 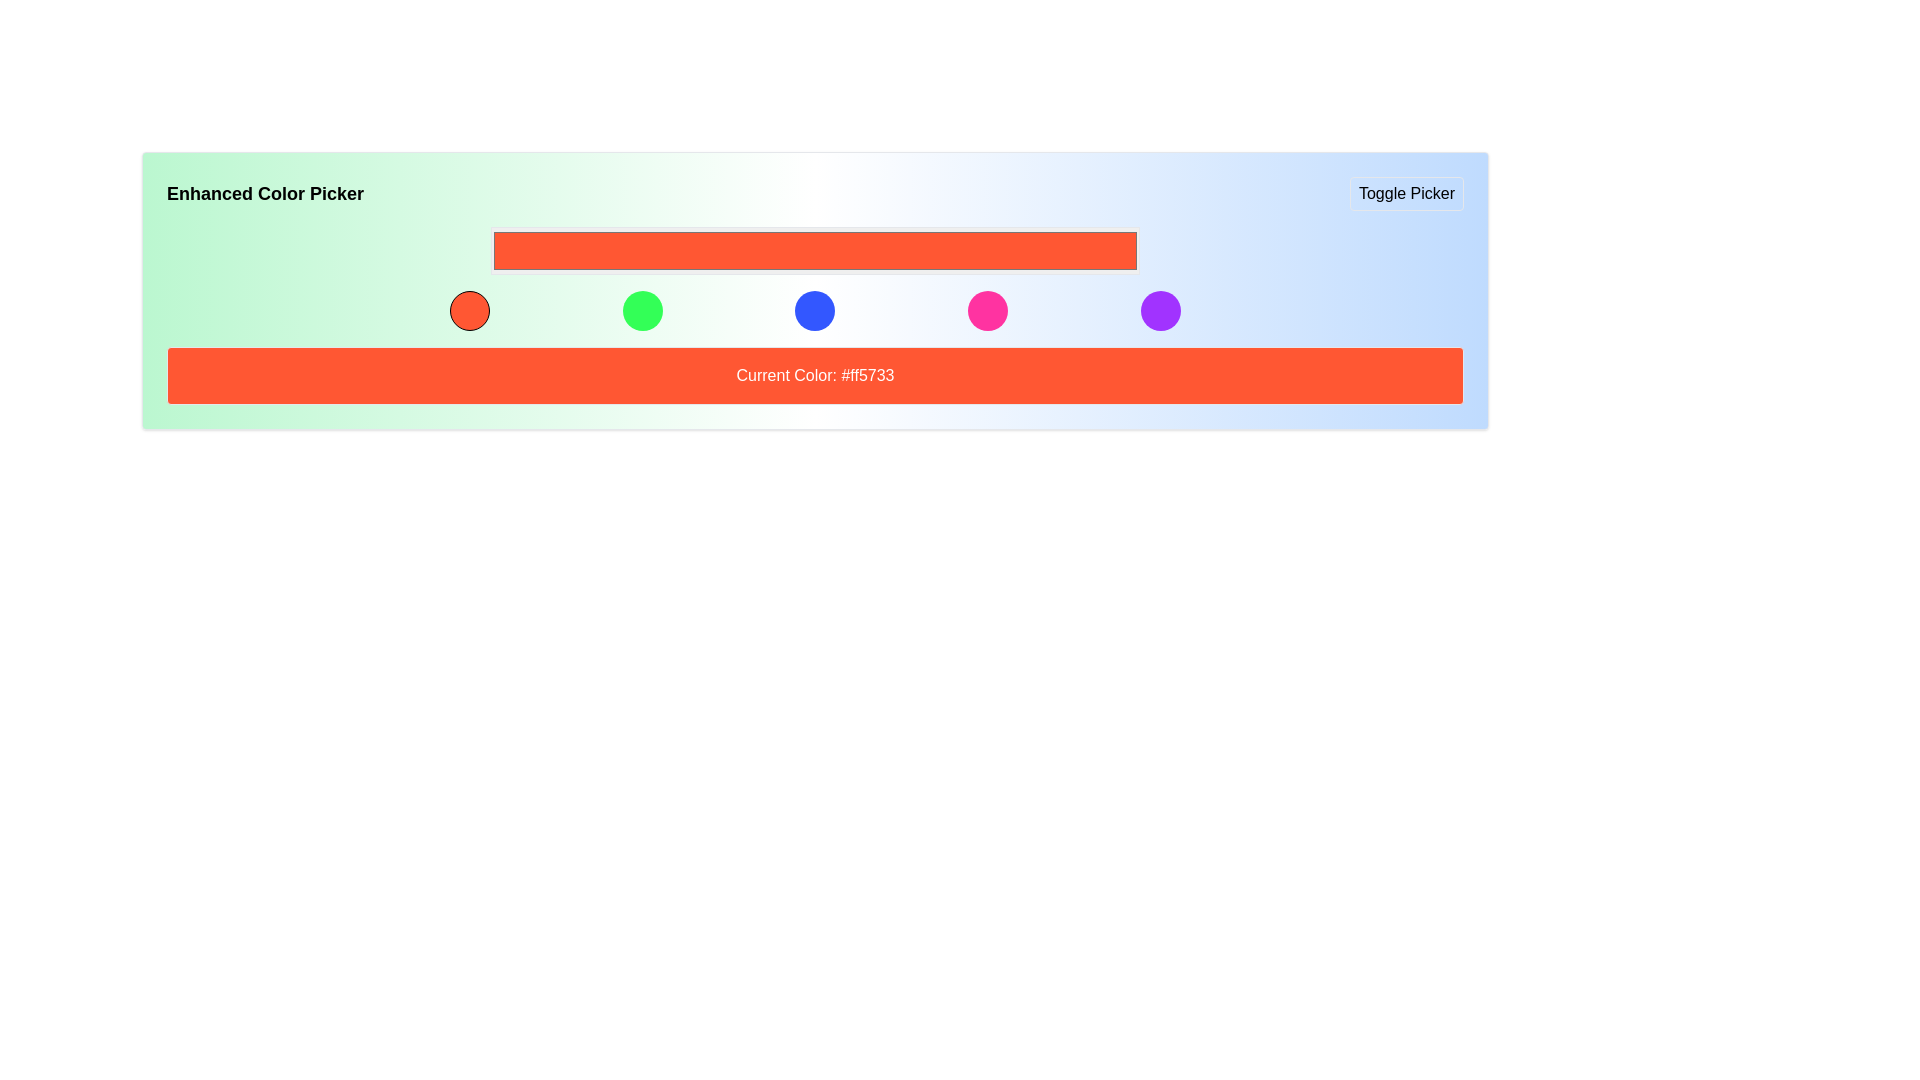 What do you see at coordinates (815, 375) in the screenshot?
I see `the informational text element that displays the currently selected color in hexadecimal format, which is centrally located within a larger orange rectangle` at bounding box center [815, 375].